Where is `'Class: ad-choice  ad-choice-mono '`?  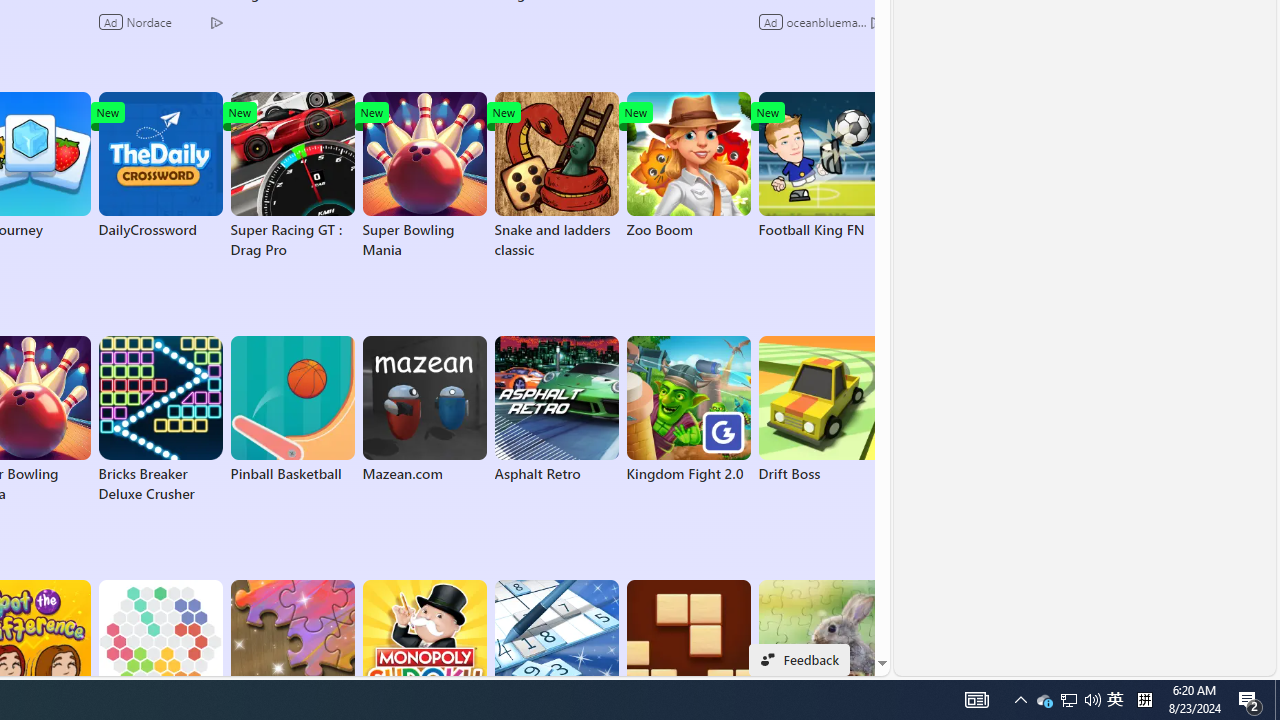
'Class: ad-choice  ad-choice-mono ' is located at coordinates (876, 21).